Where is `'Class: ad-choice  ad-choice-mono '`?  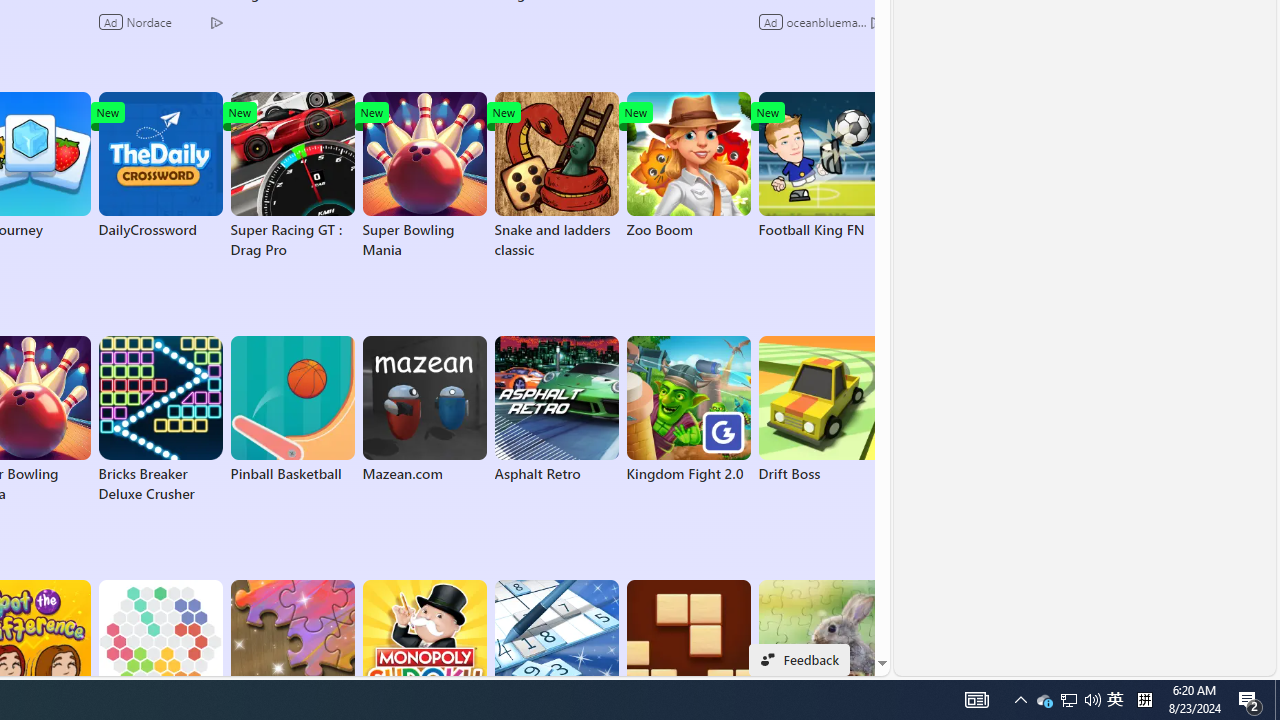
'Class: ad-choice  ad-choice-mono ' is located at coordinates (876, 21).